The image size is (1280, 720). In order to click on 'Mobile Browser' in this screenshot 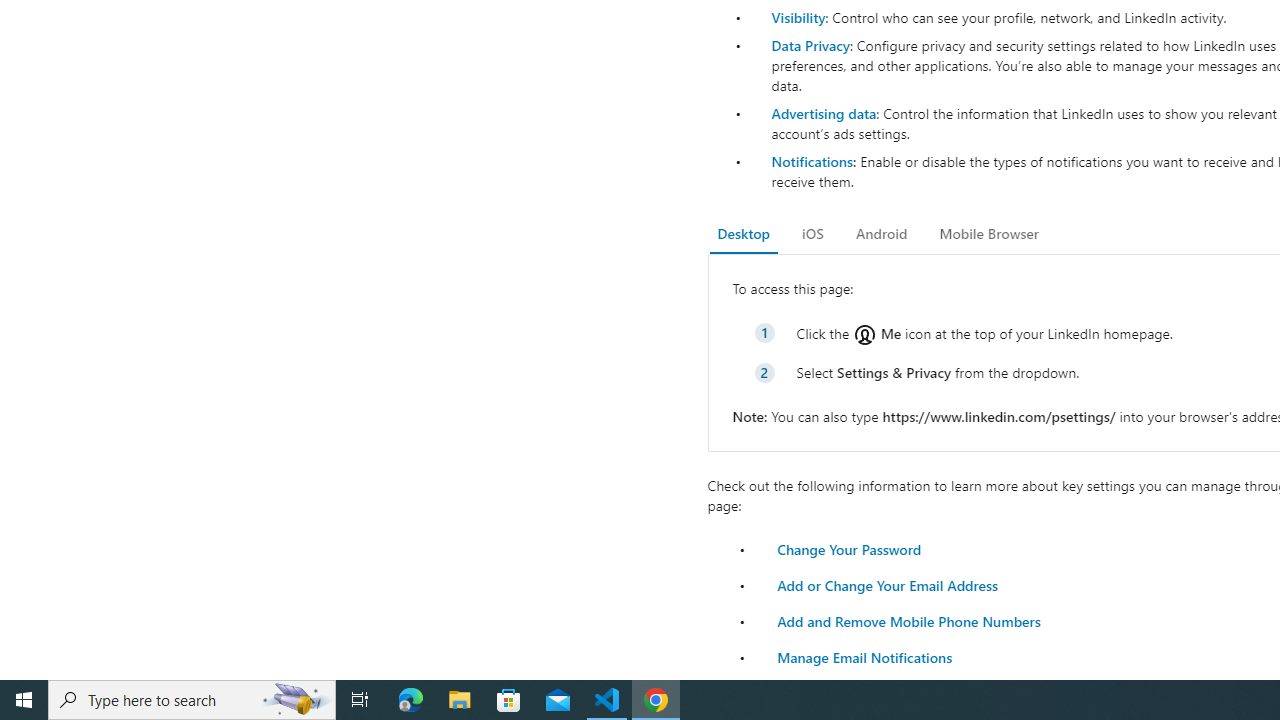, I will do `click(988, 233)`.